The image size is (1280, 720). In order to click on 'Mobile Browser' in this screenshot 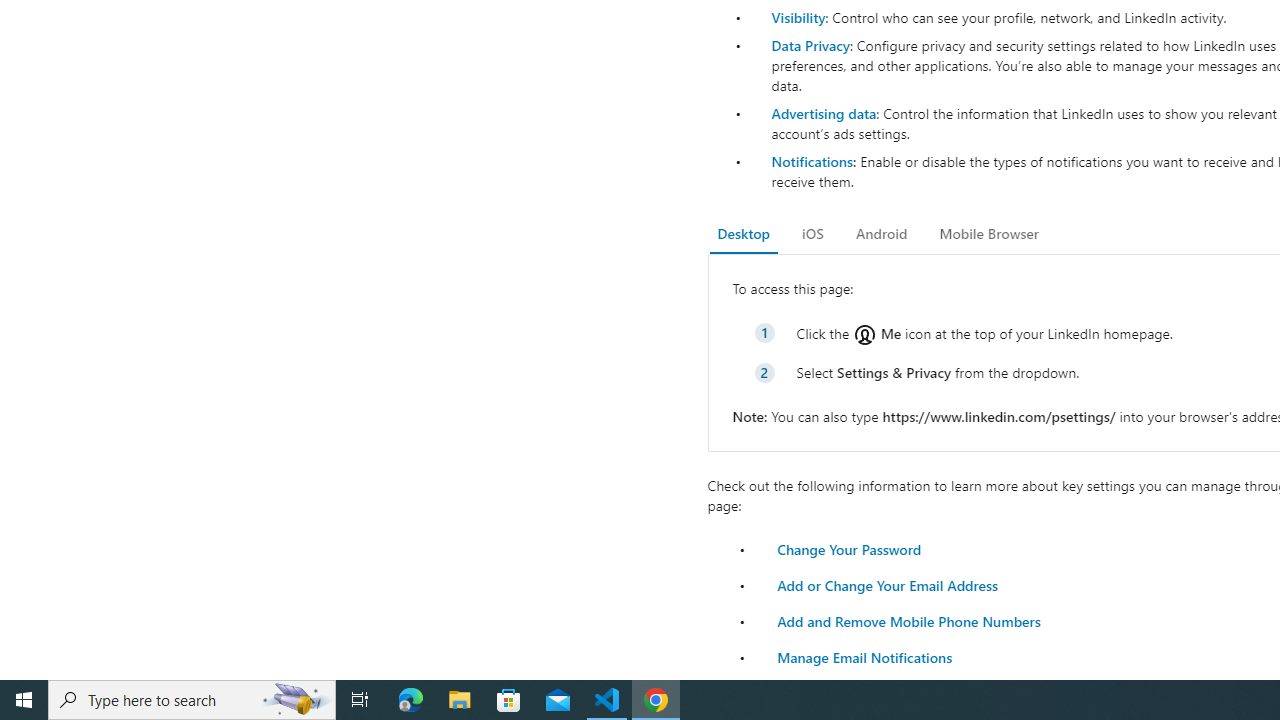, I will do `click(988, 233)`.